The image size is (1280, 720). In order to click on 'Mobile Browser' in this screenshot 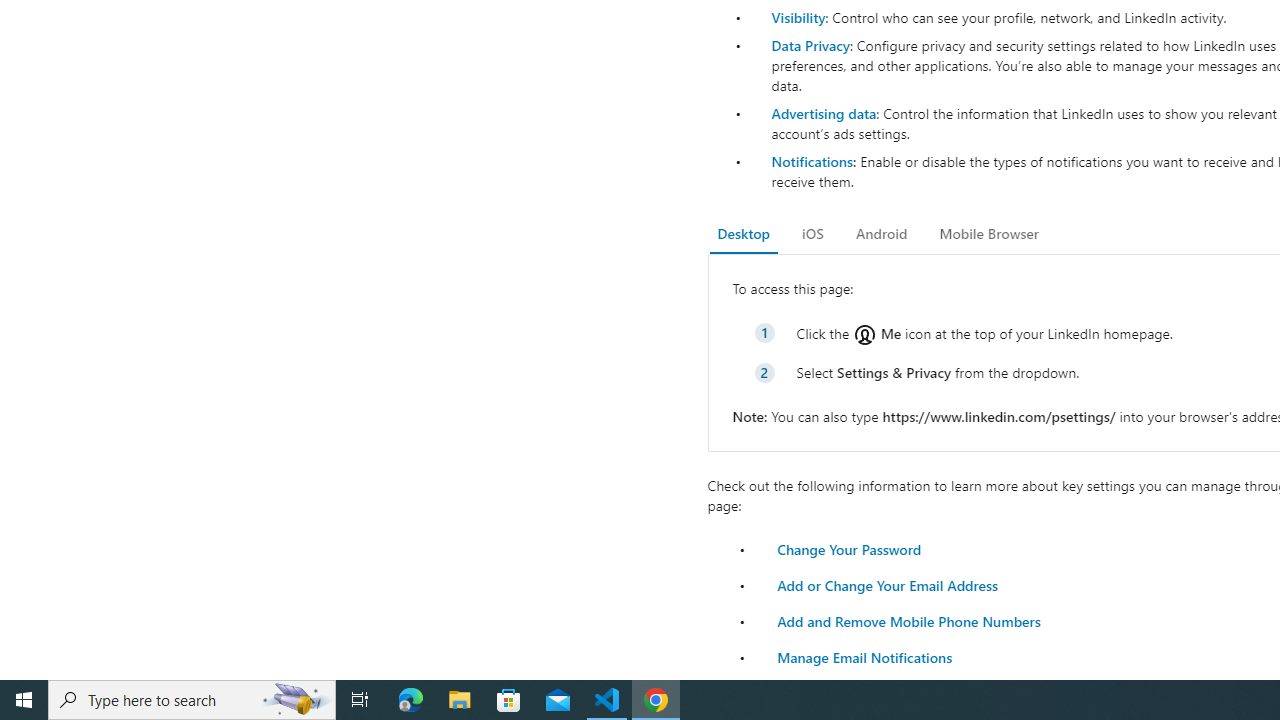, I will do `click(988, 233)`.